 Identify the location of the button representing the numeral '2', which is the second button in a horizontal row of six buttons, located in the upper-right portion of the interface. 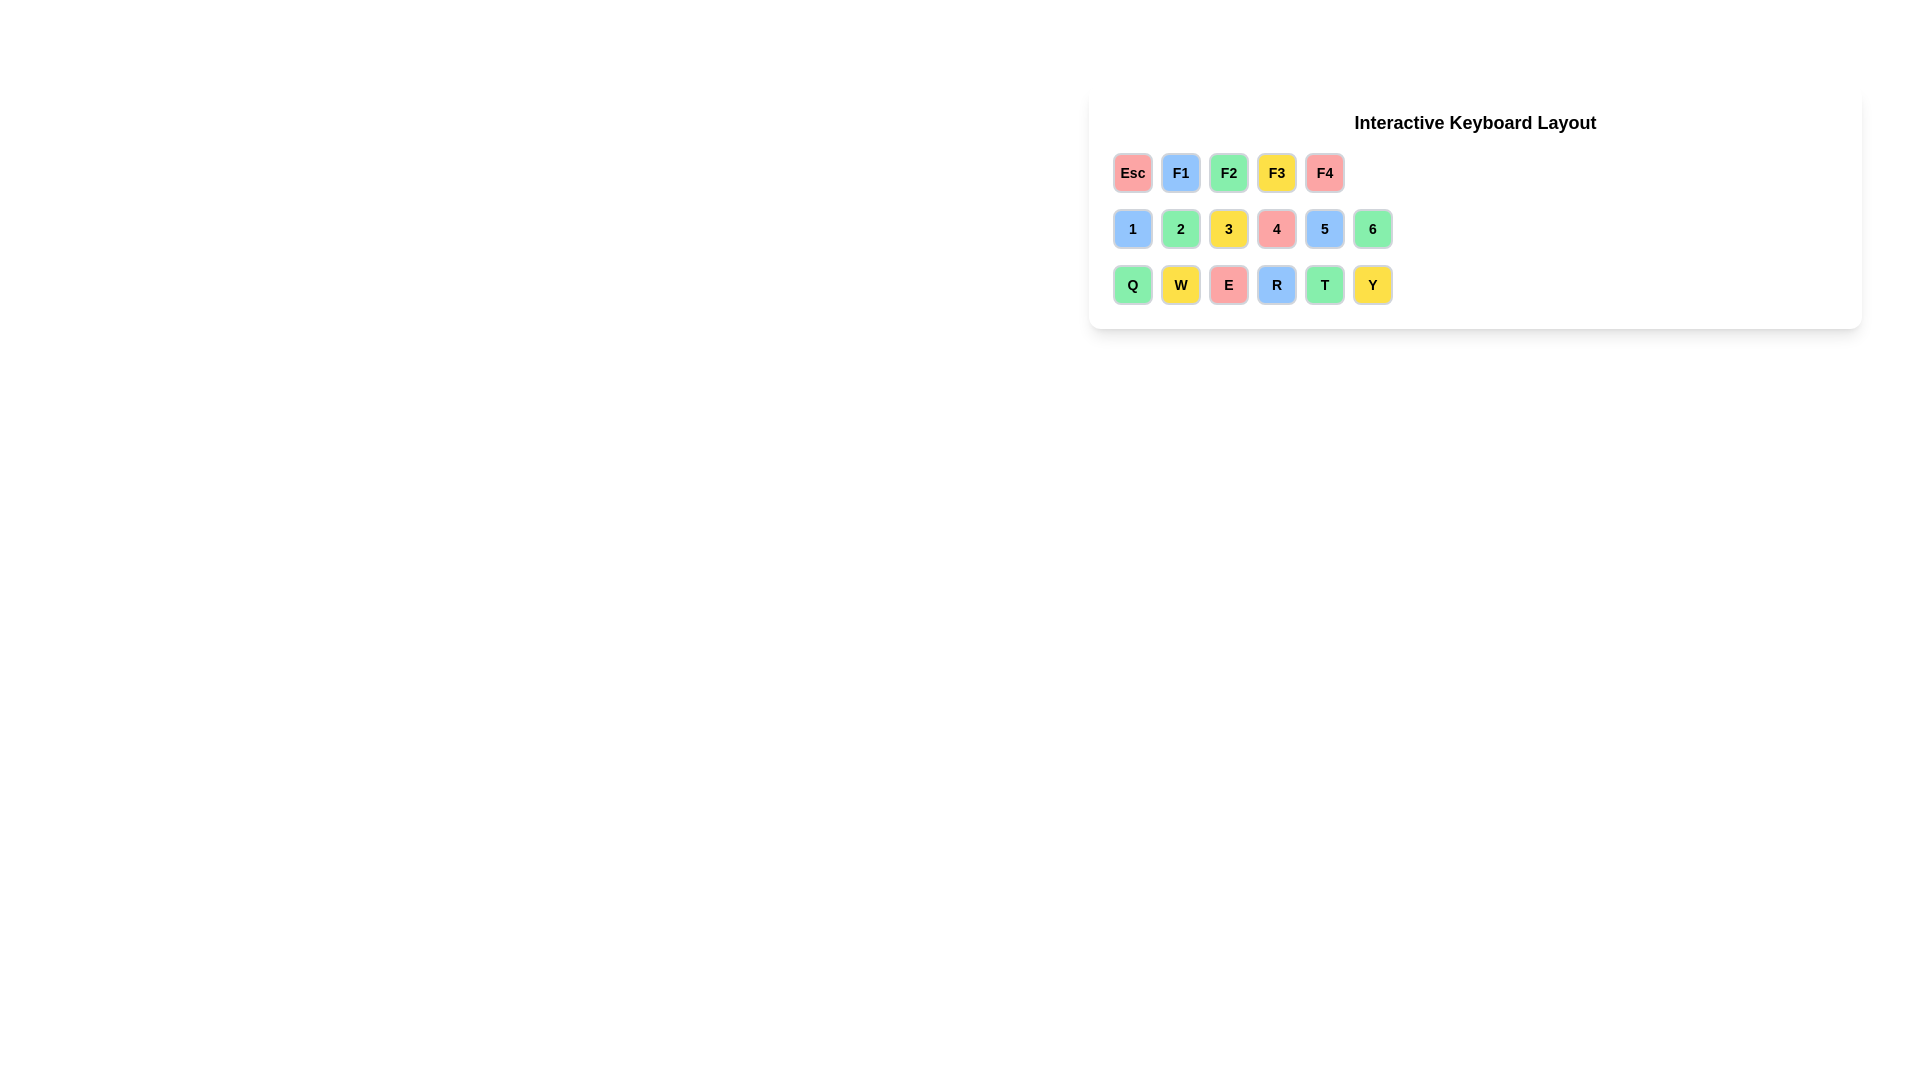
(1180, 227).